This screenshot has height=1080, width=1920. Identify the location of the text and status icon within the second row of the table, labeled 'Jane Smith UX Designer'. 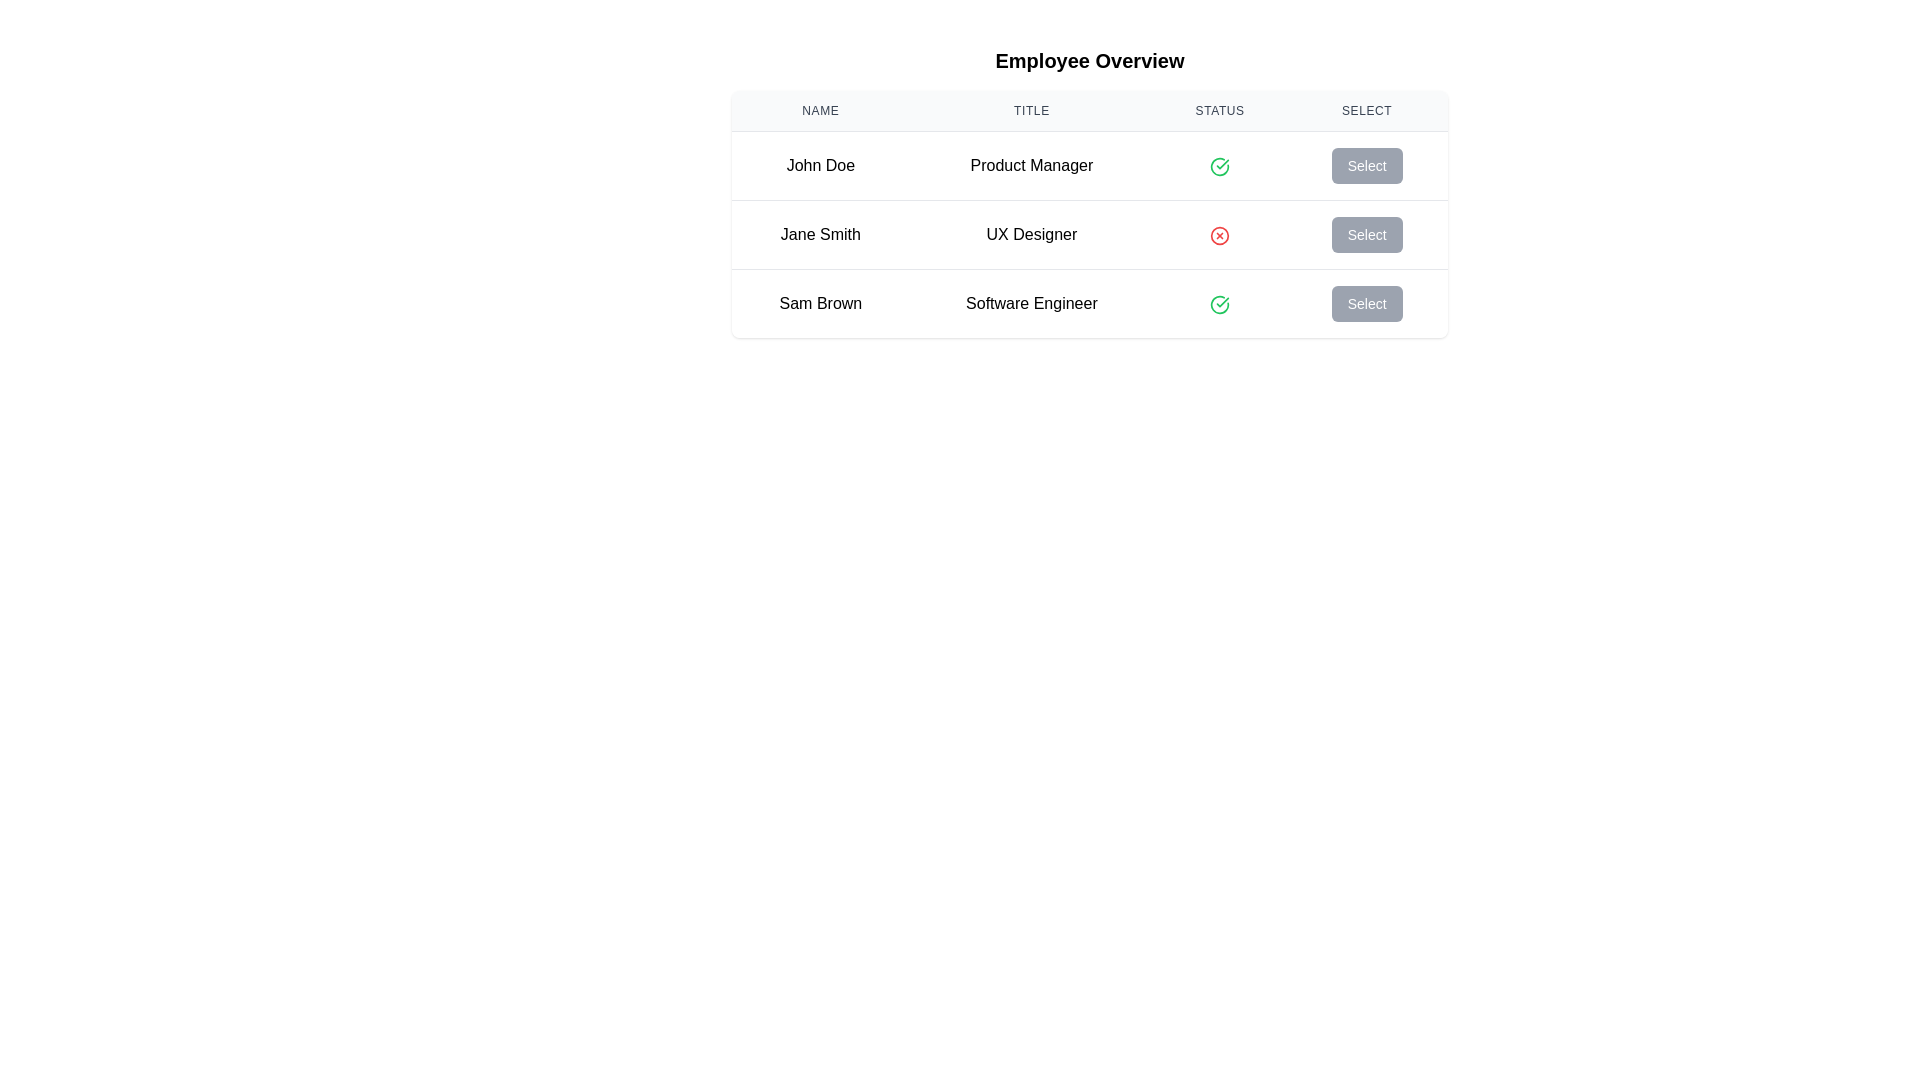
(1088, 233).